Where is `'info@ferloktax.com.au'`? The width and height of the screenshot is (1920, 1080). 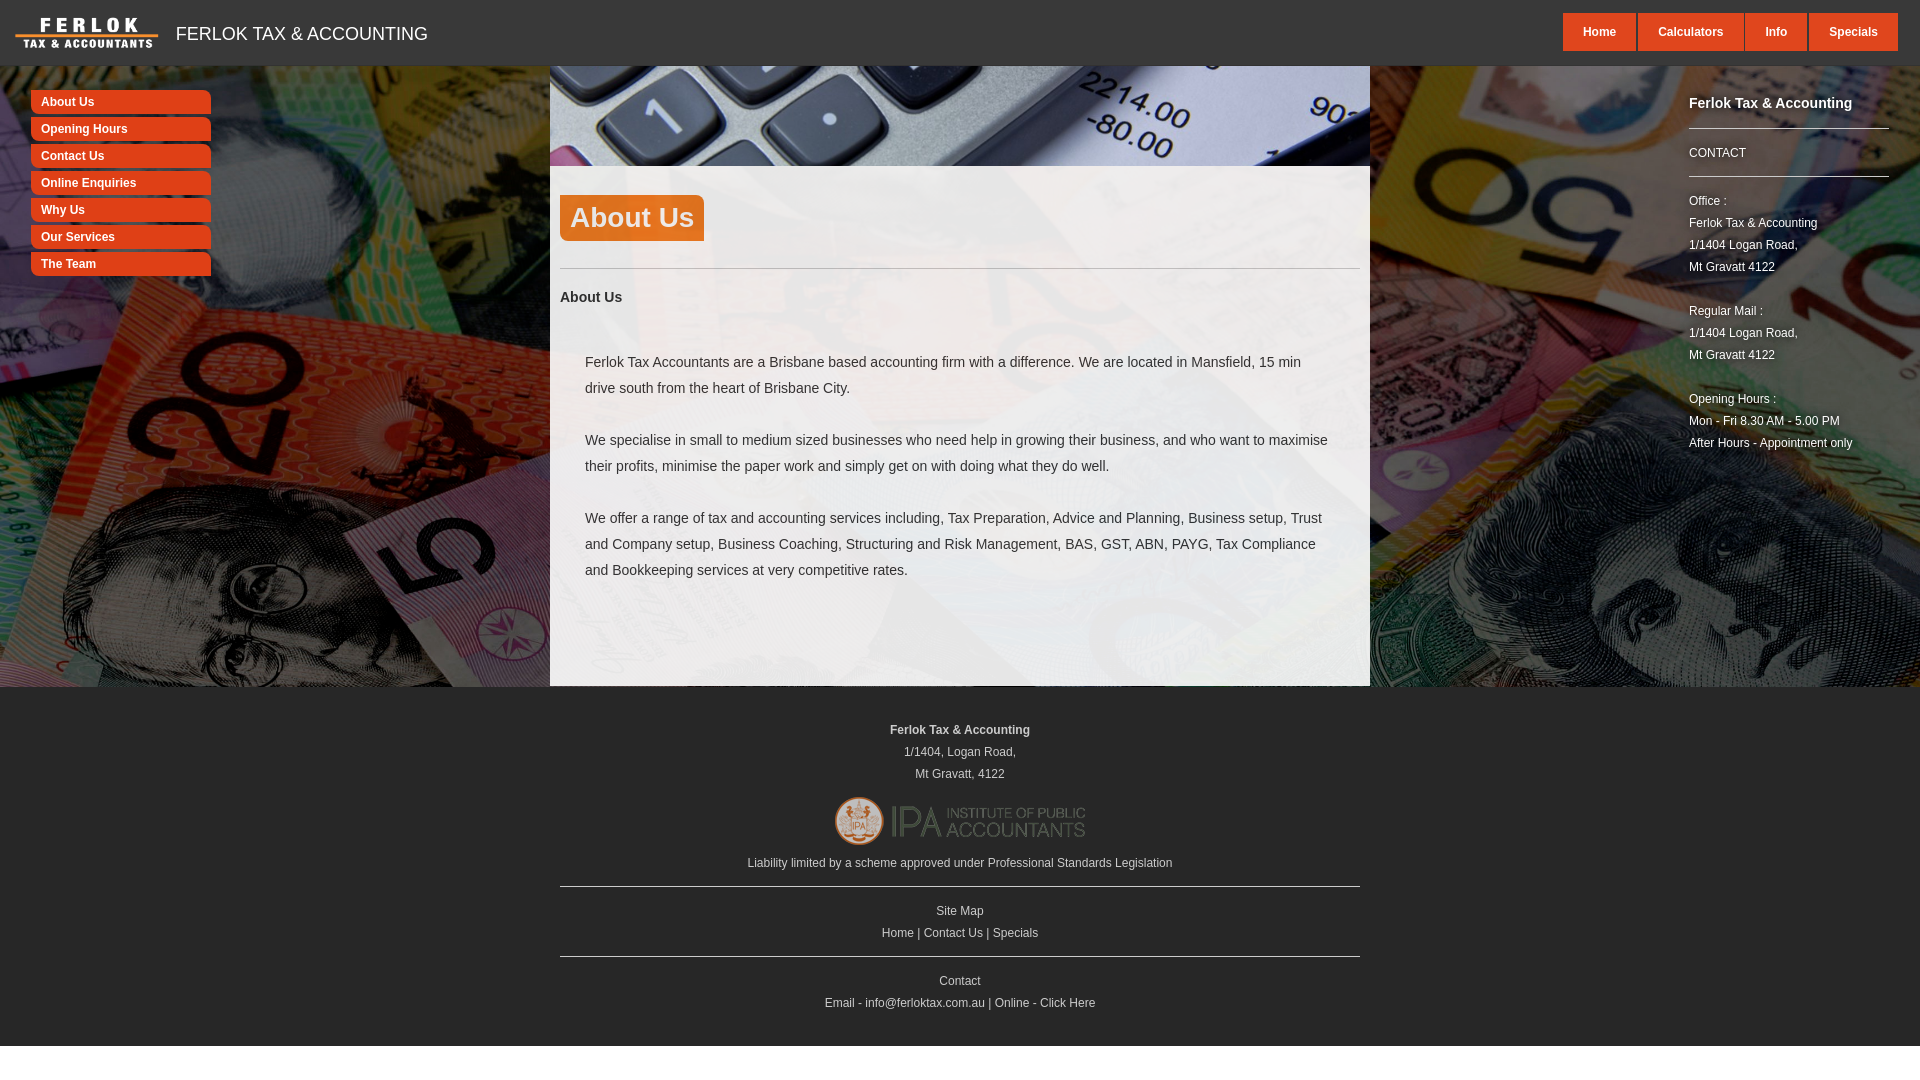 'info@ferloktax.com.au' is located at coordinates (924, 1002).